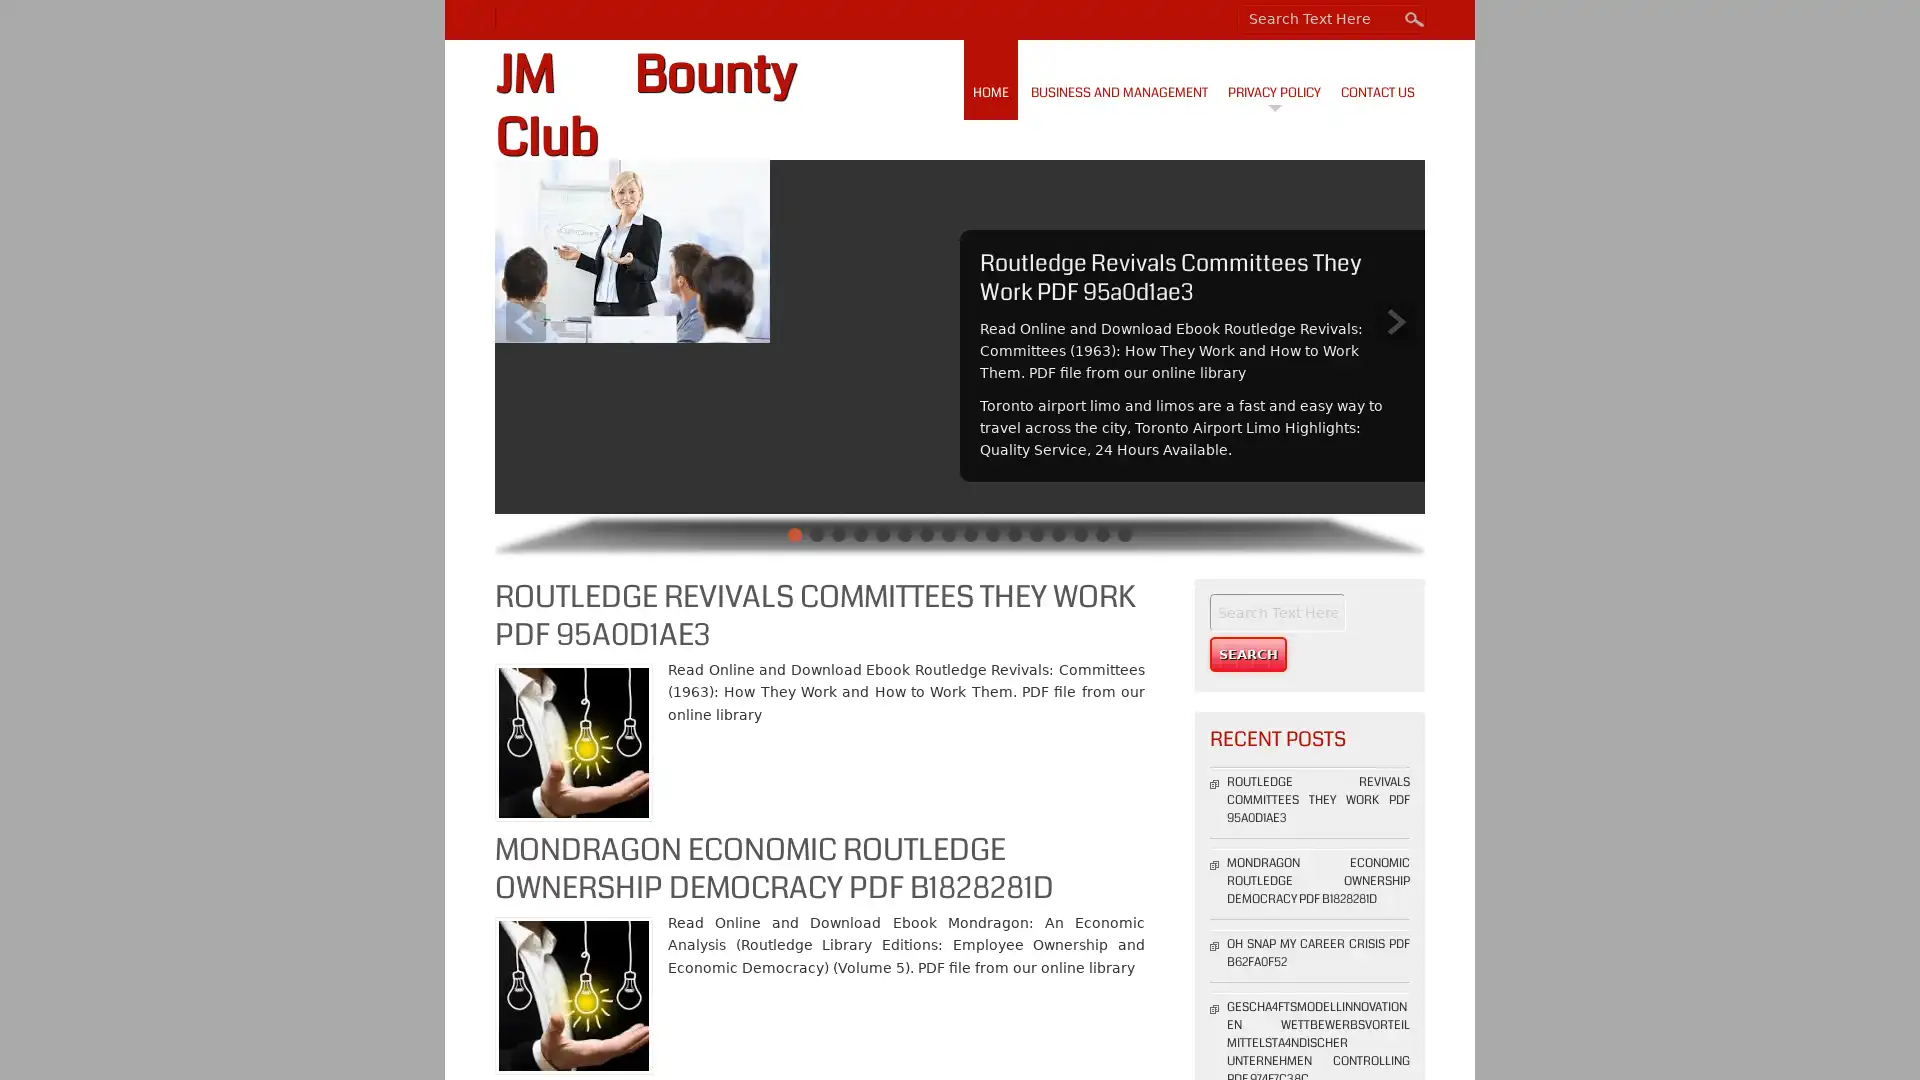 This screenshot has width=1920, height=1080. Describe the element at coordinates (1247, 654) in the screenshot. I see `Search` at that location.